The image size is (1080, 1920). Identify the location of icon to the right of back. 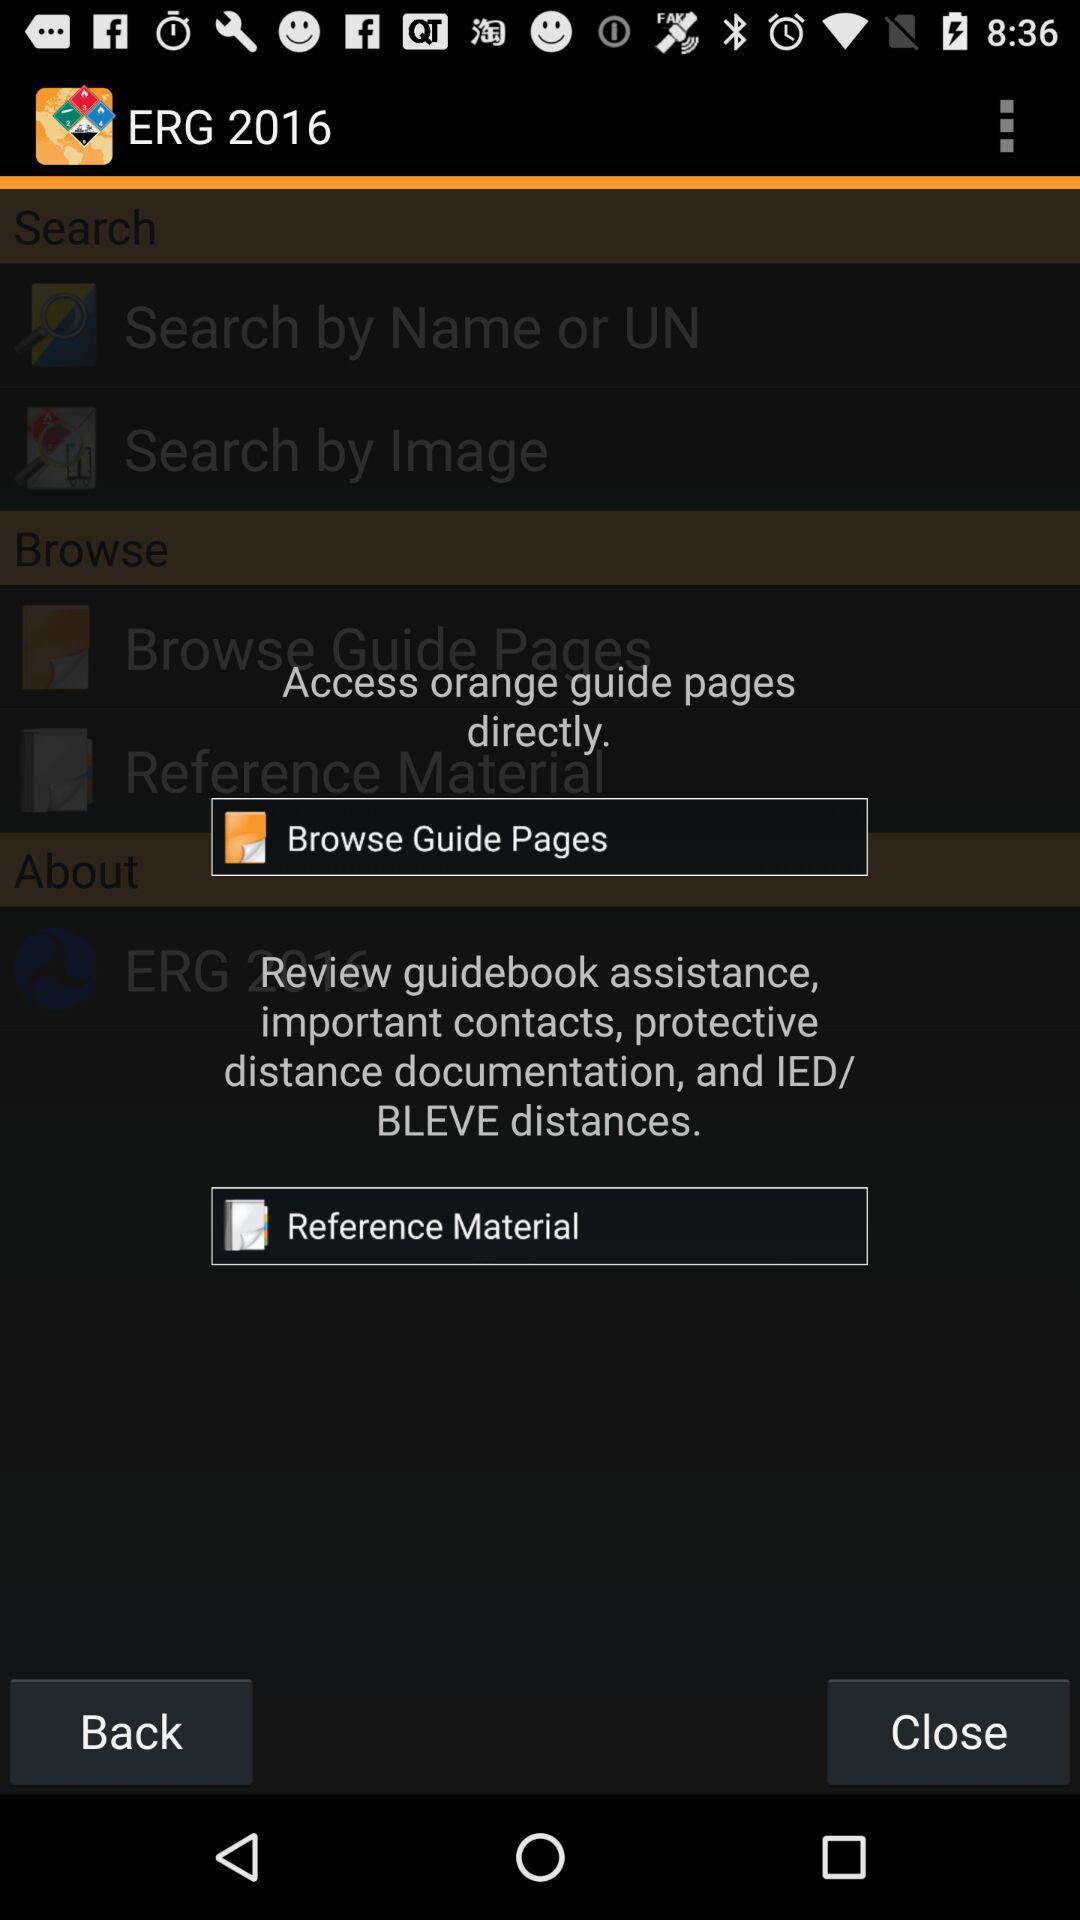
(947, 1730).